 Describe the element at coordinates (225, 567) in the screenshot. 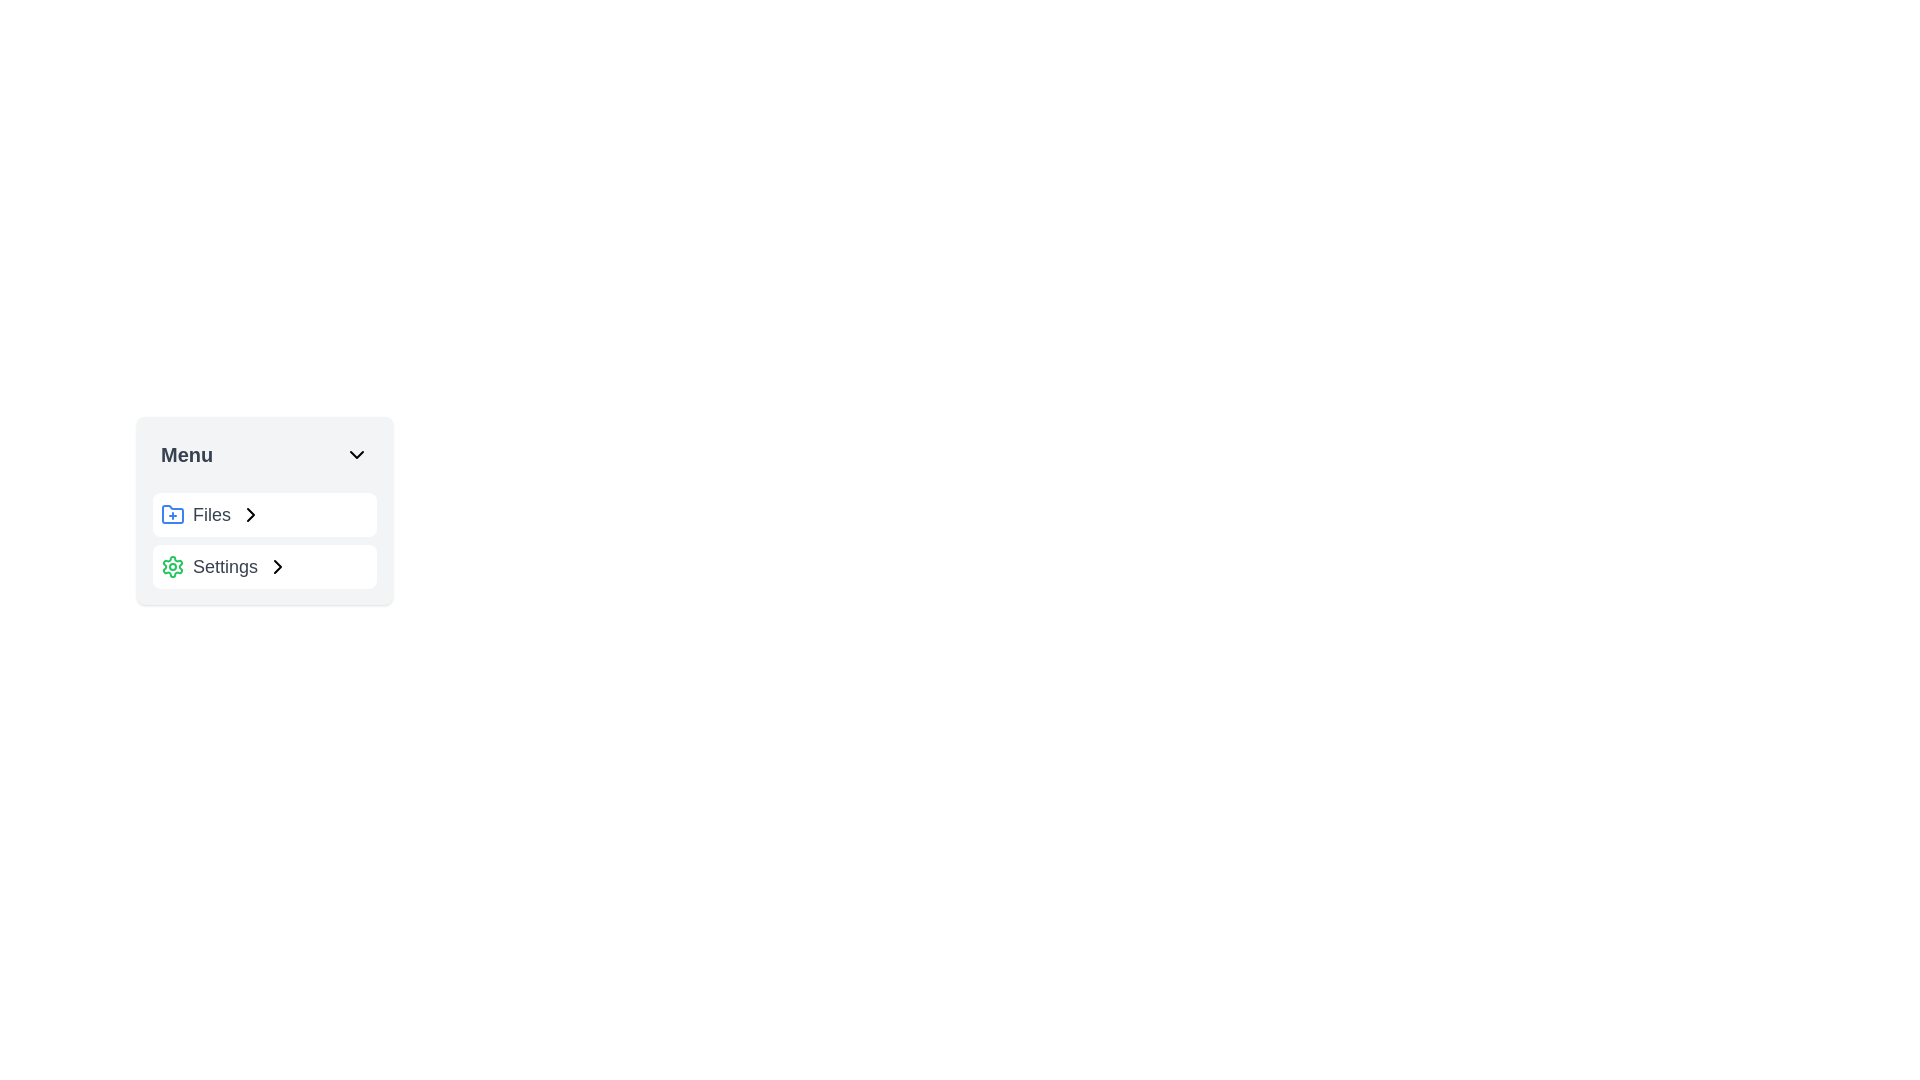

I see `the 'Settings' label in the menu, which is positioned under the 'Files' row and aligned with a green gear icon to its left` at that location.